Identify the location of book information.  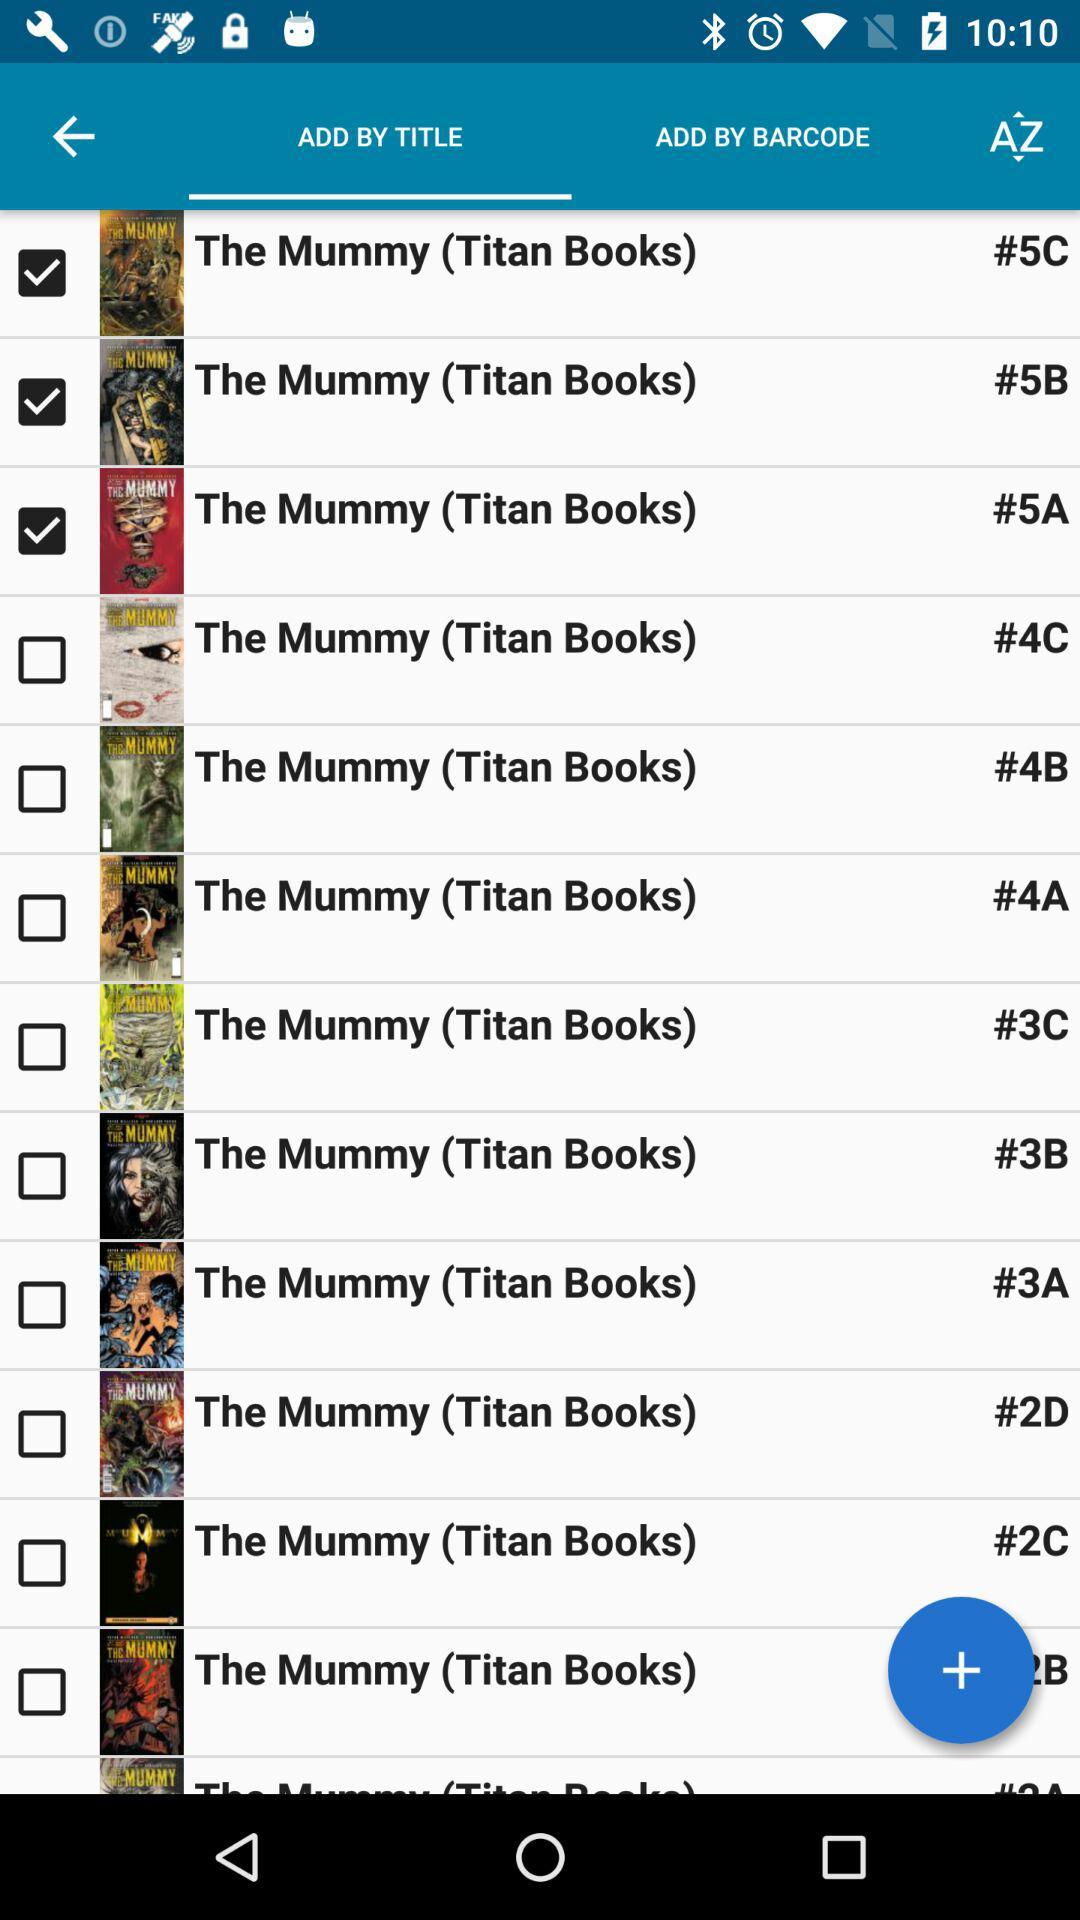
(140, 531).